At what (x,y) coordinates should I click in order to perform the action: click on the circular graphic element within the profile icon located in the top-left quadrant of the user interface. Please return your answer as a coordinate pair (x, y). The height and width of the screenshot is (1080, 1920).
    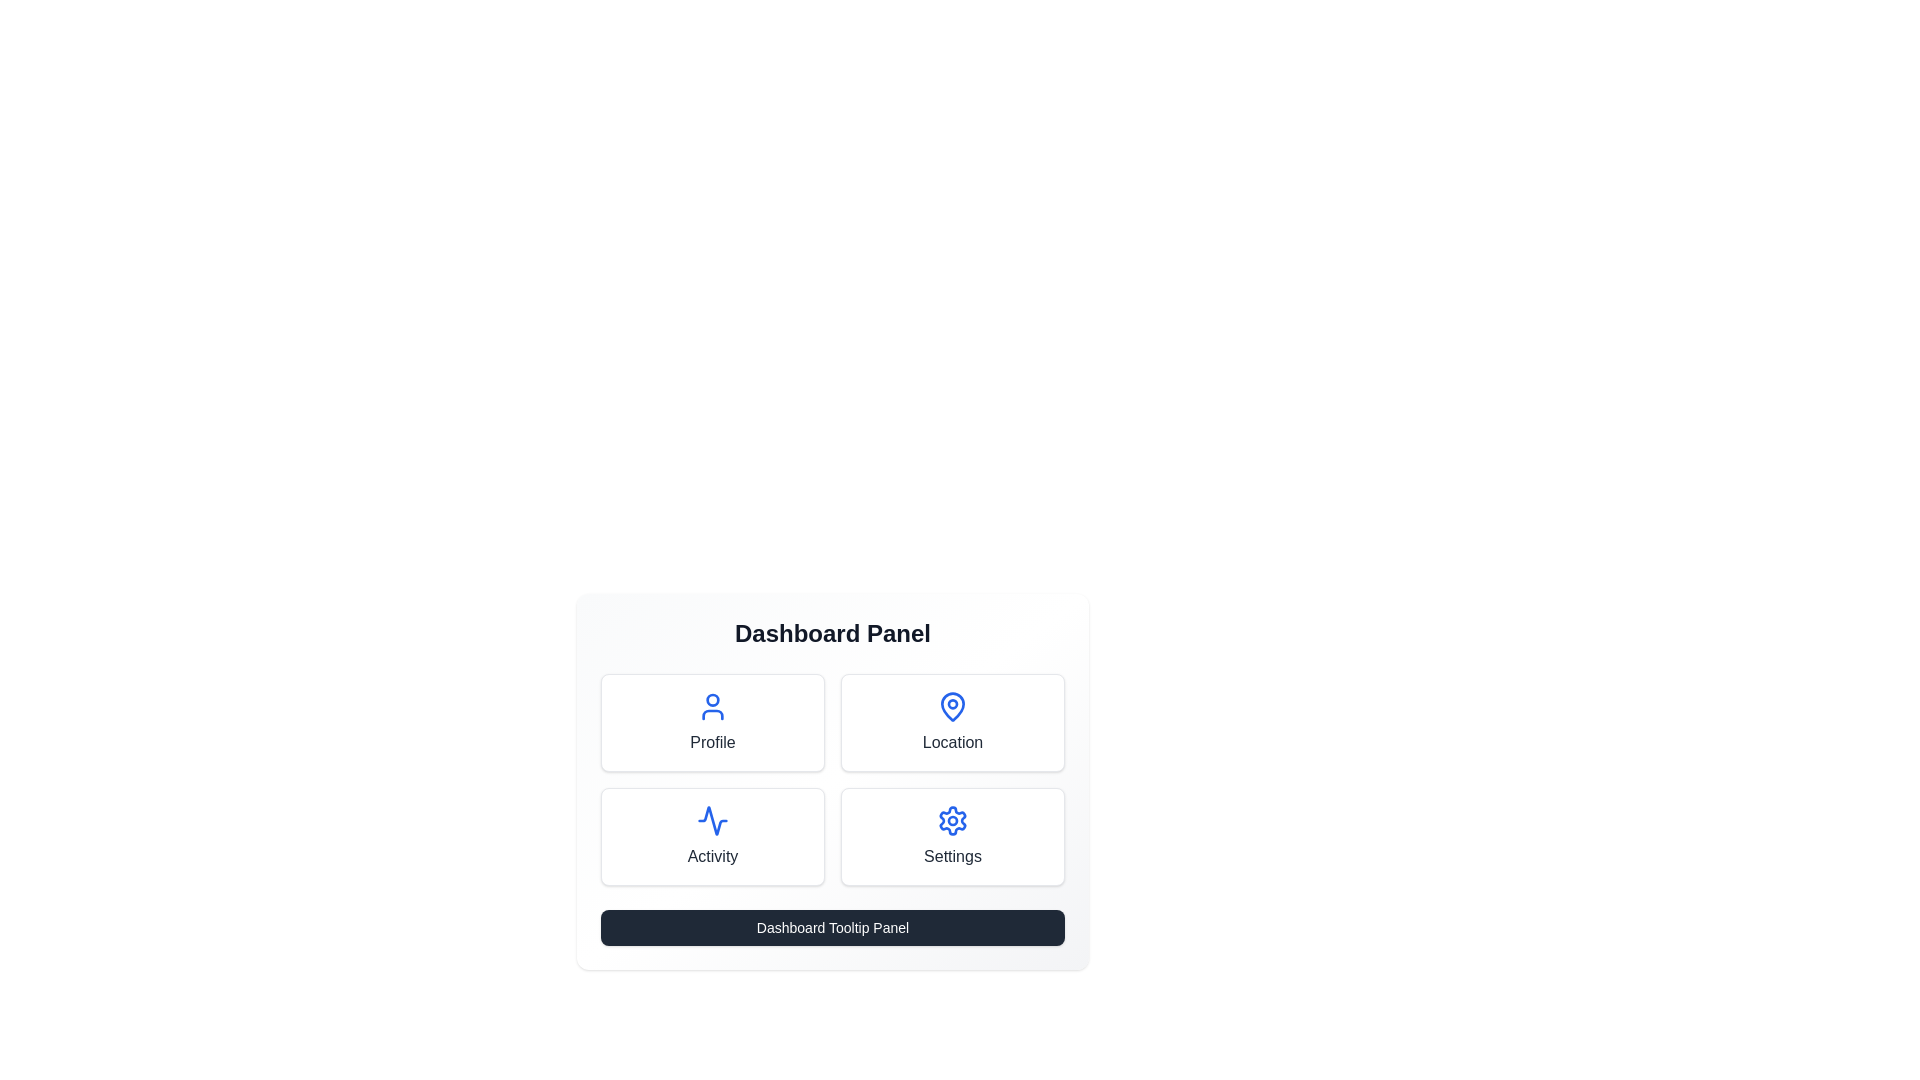
    Looking at the image, I should click on (713, 698).